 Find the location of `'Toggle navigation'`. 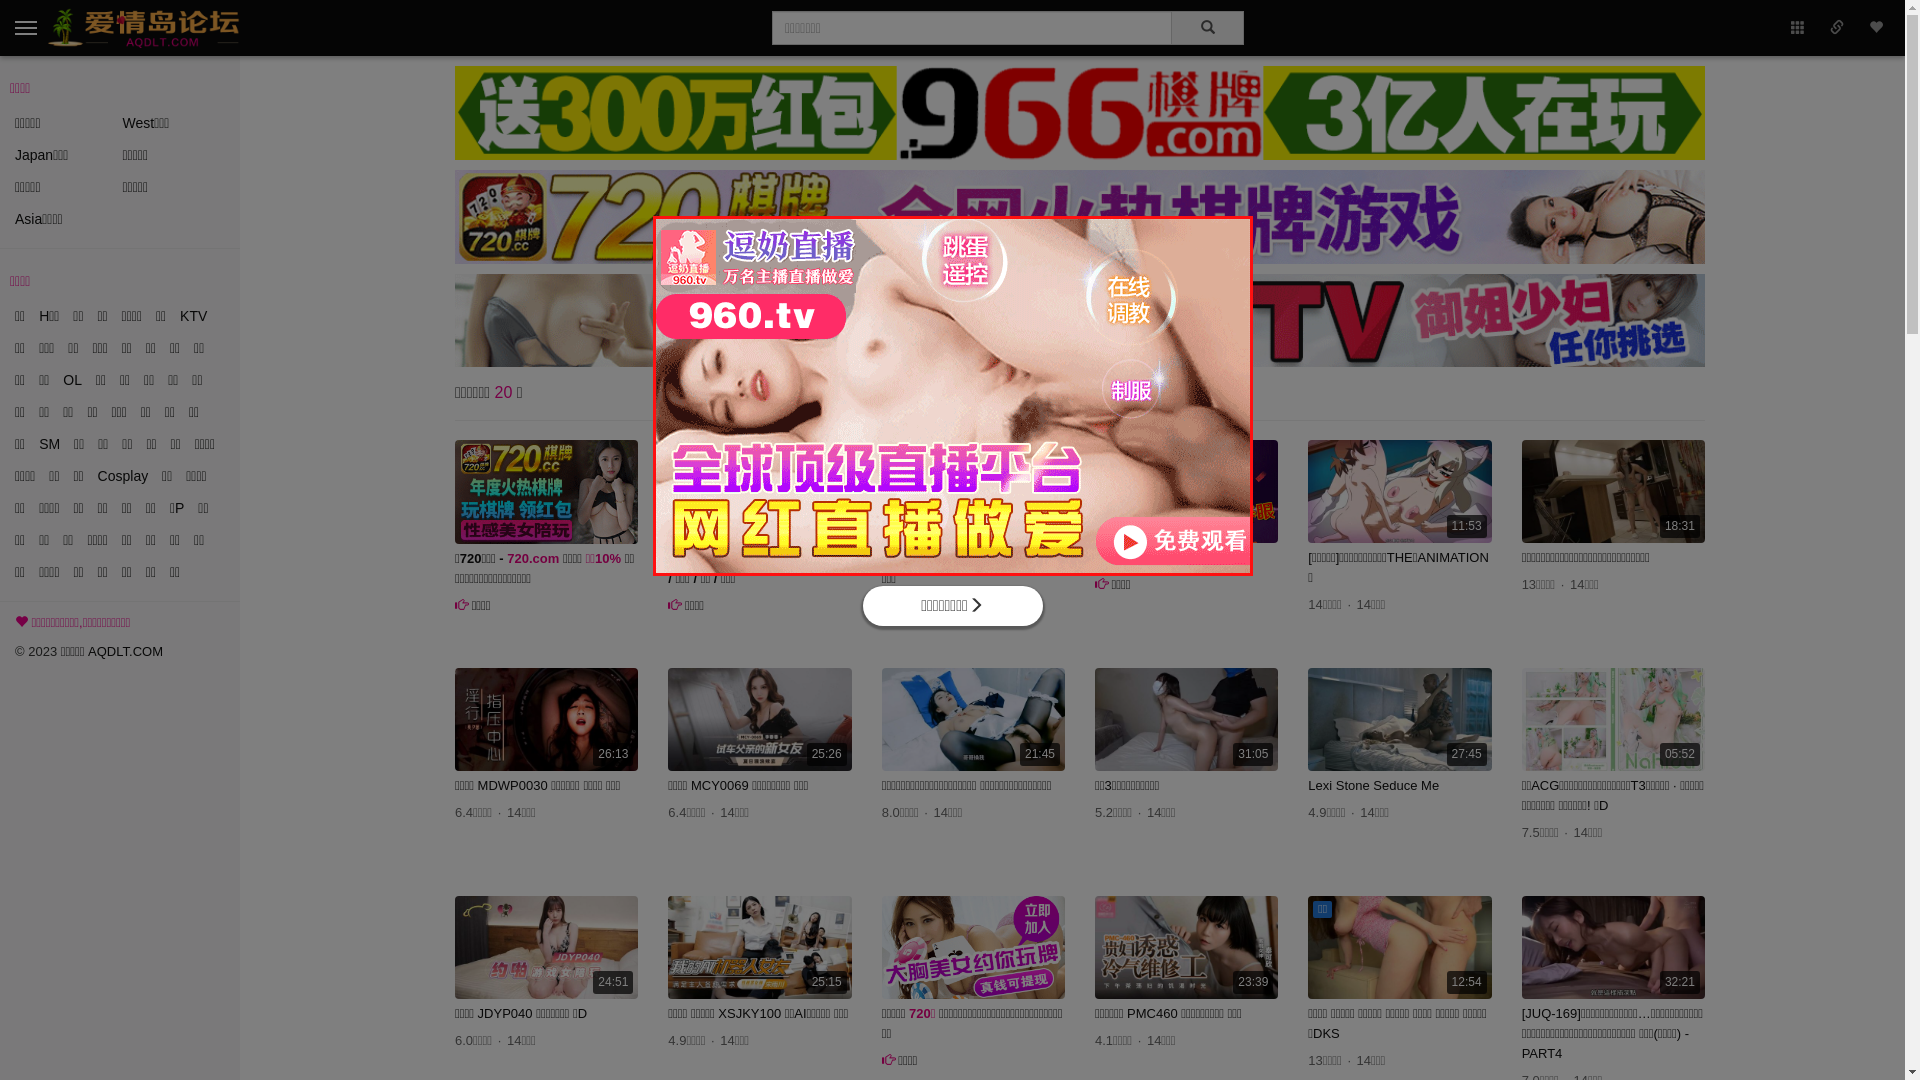

'Toggle navigation' is located at coordinates (6, 27).